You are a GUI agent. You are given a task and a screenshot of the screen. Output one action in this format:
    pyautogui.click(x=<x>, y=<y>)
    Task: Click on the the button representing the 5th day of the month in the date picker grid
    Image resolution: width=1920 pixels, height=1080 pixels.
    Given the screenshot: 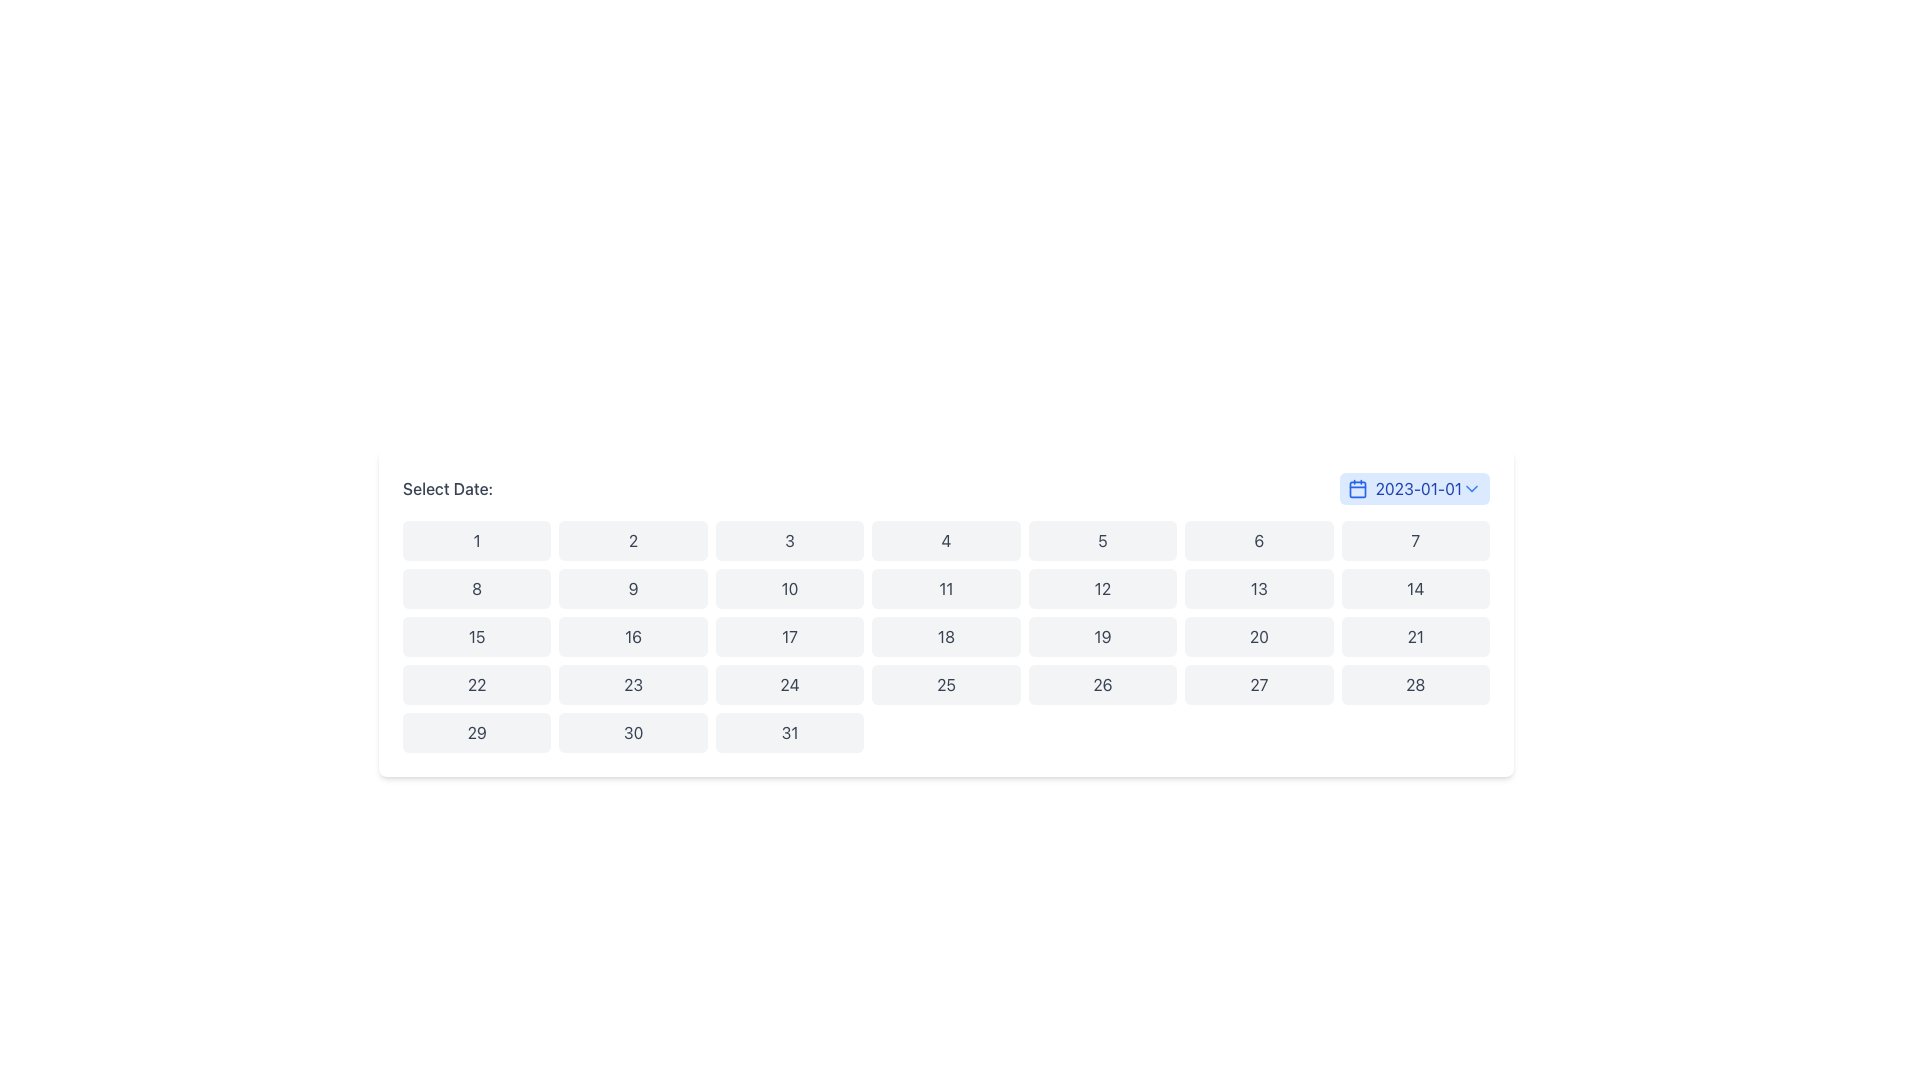 What is the action you would take?
    pyautogui.click(x=1101, y=540)
    